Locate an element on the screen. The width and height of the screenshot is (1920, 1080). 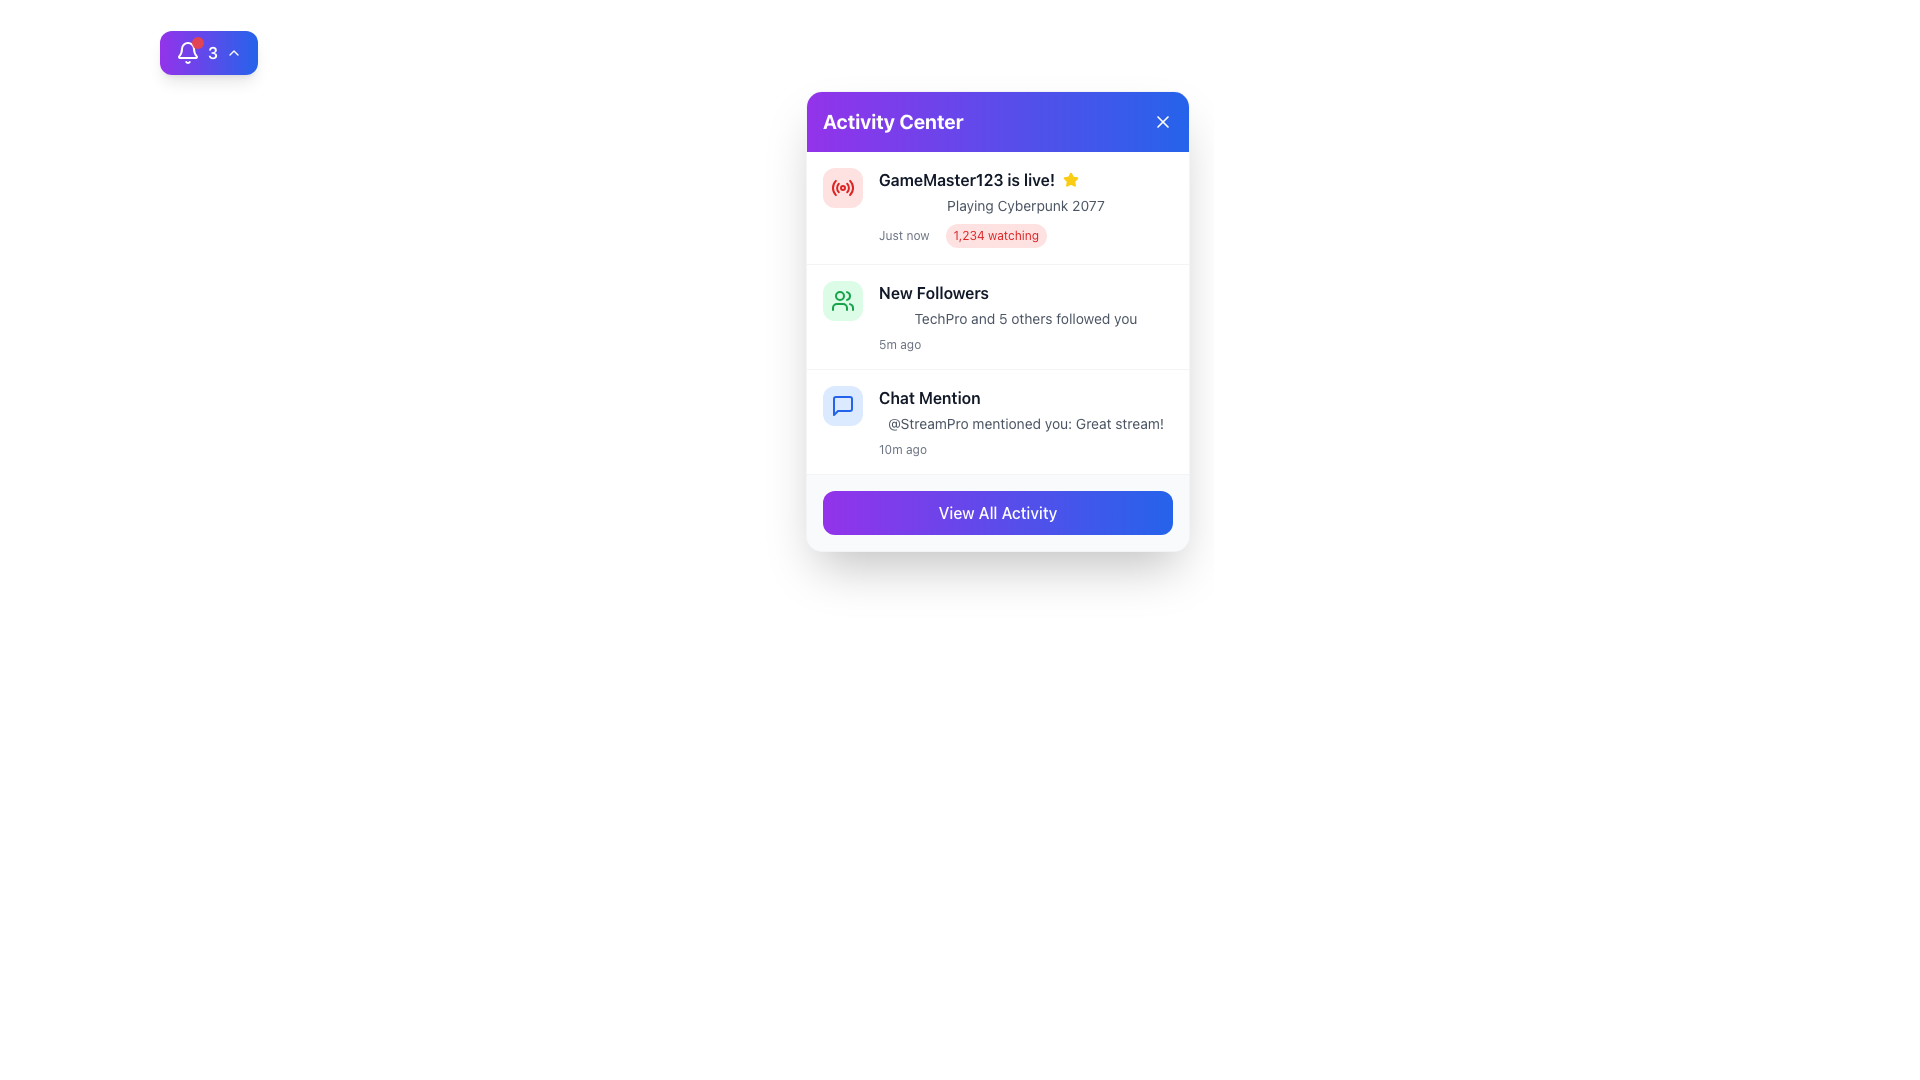
the neighboring elements of the 'Chat Mention' text label, which serves as a title for the associated notification in the activity center card is located at coordinates (928, 397).